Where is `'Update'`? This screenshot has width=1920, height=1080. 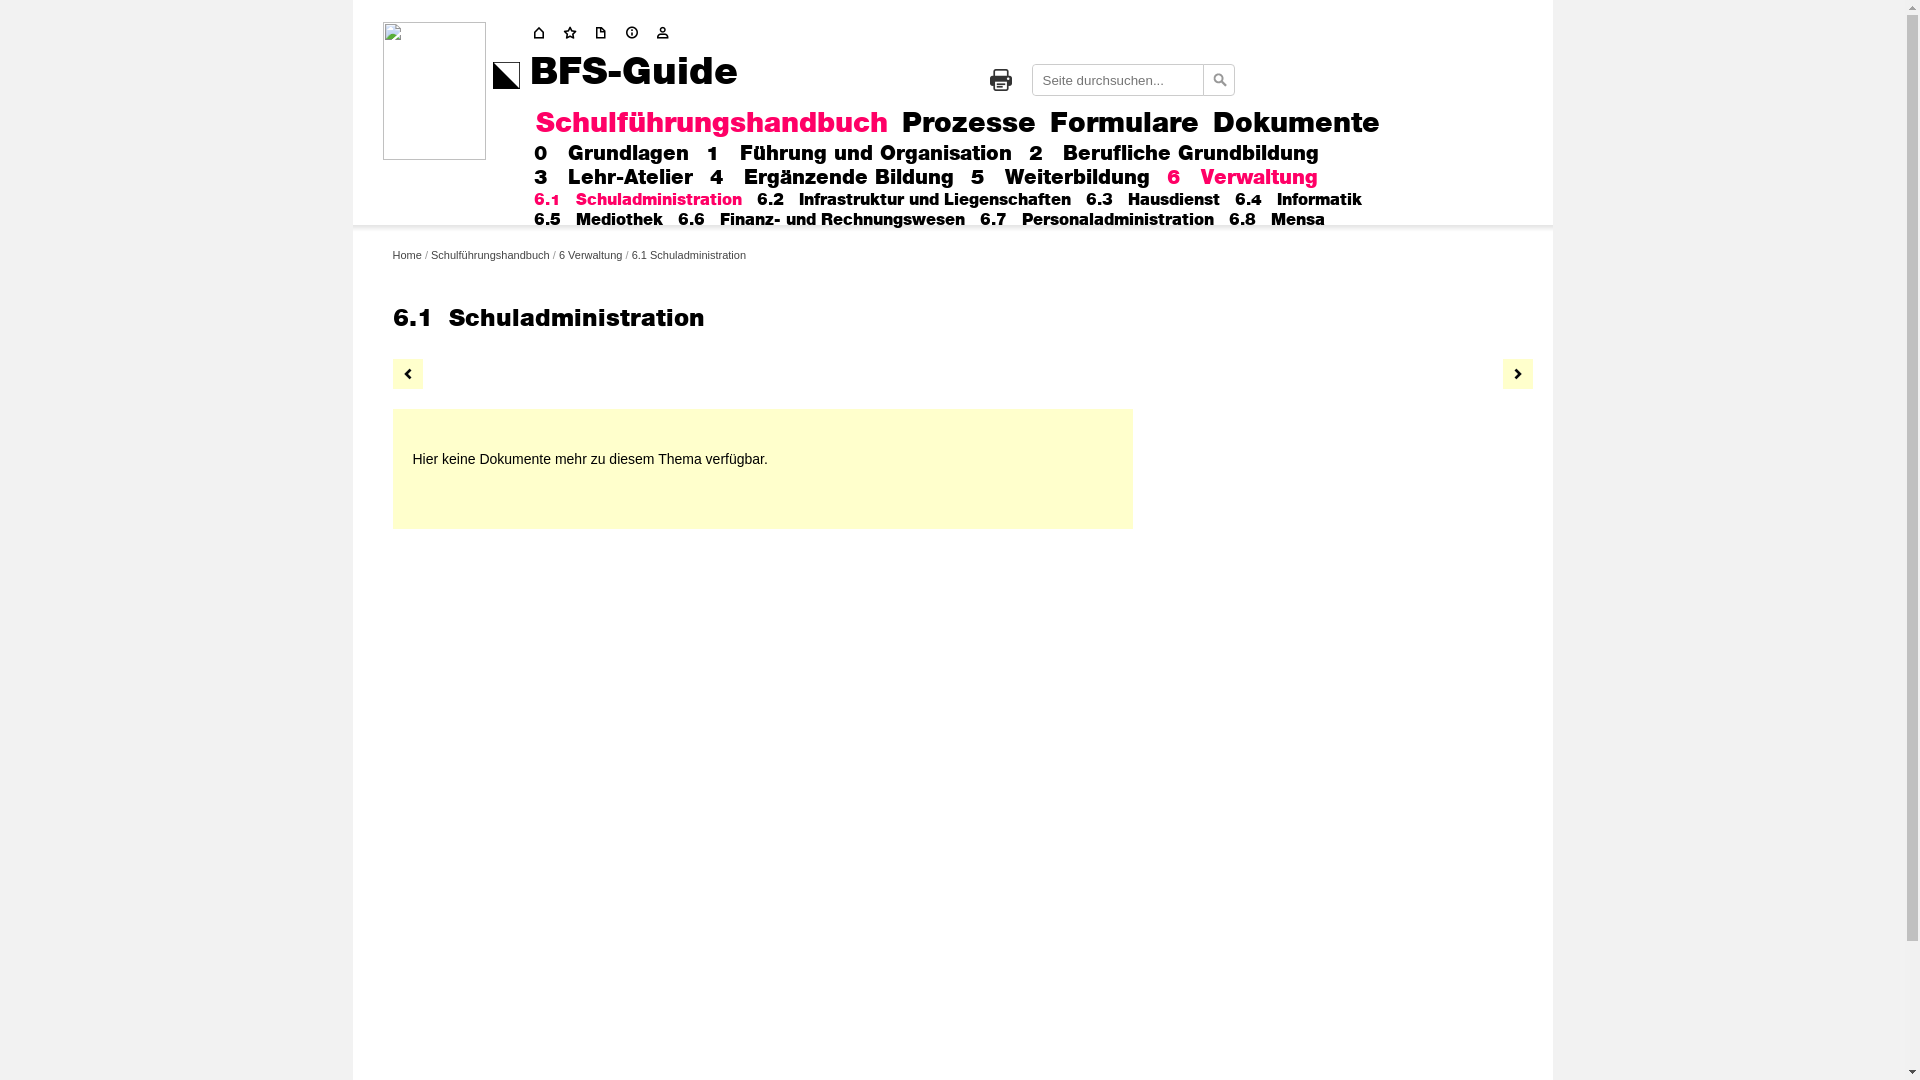
'Update' is located at coordinates (603, 33).